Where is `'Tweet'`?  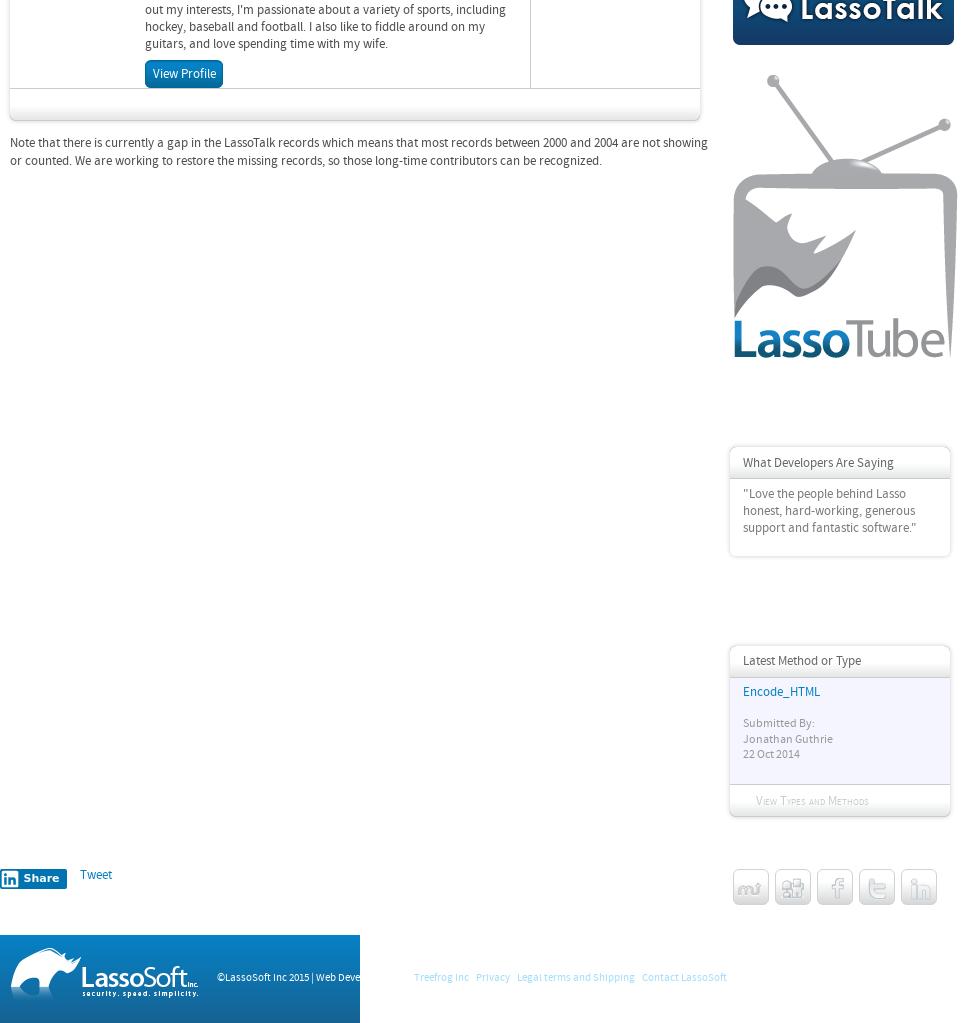 'Tweet' is located at coordinates (93, 873).